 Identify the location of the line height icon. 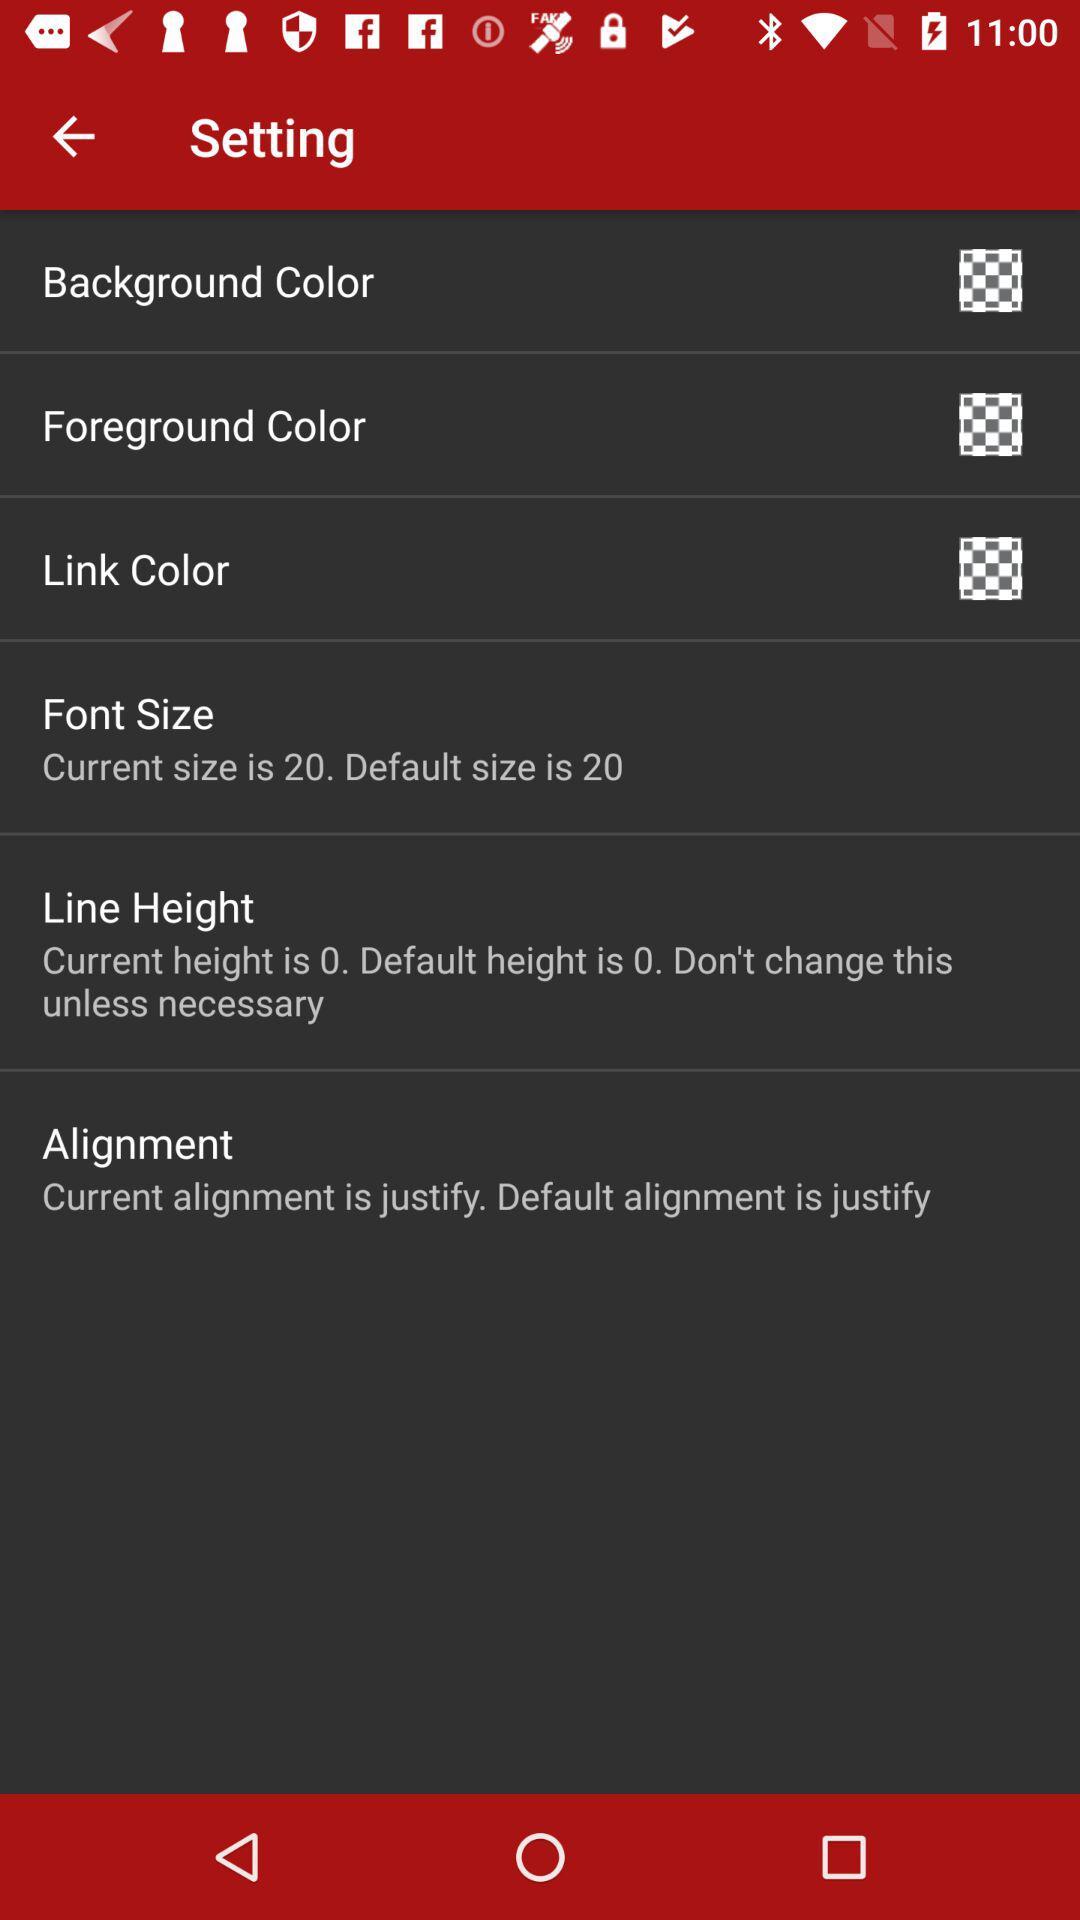
(147, 905).